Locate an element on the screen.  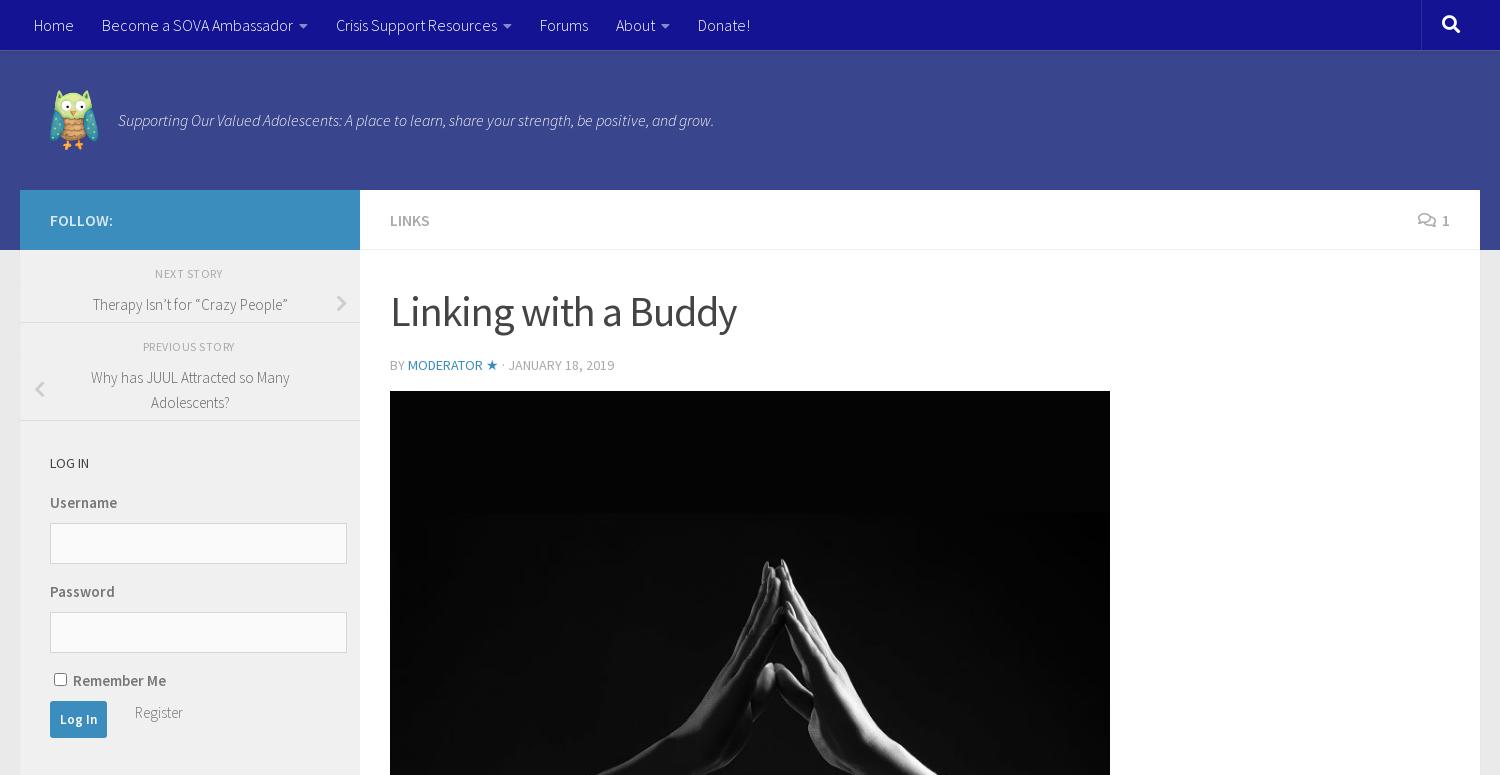
'Donate!' is located at coordinates (723, 25).